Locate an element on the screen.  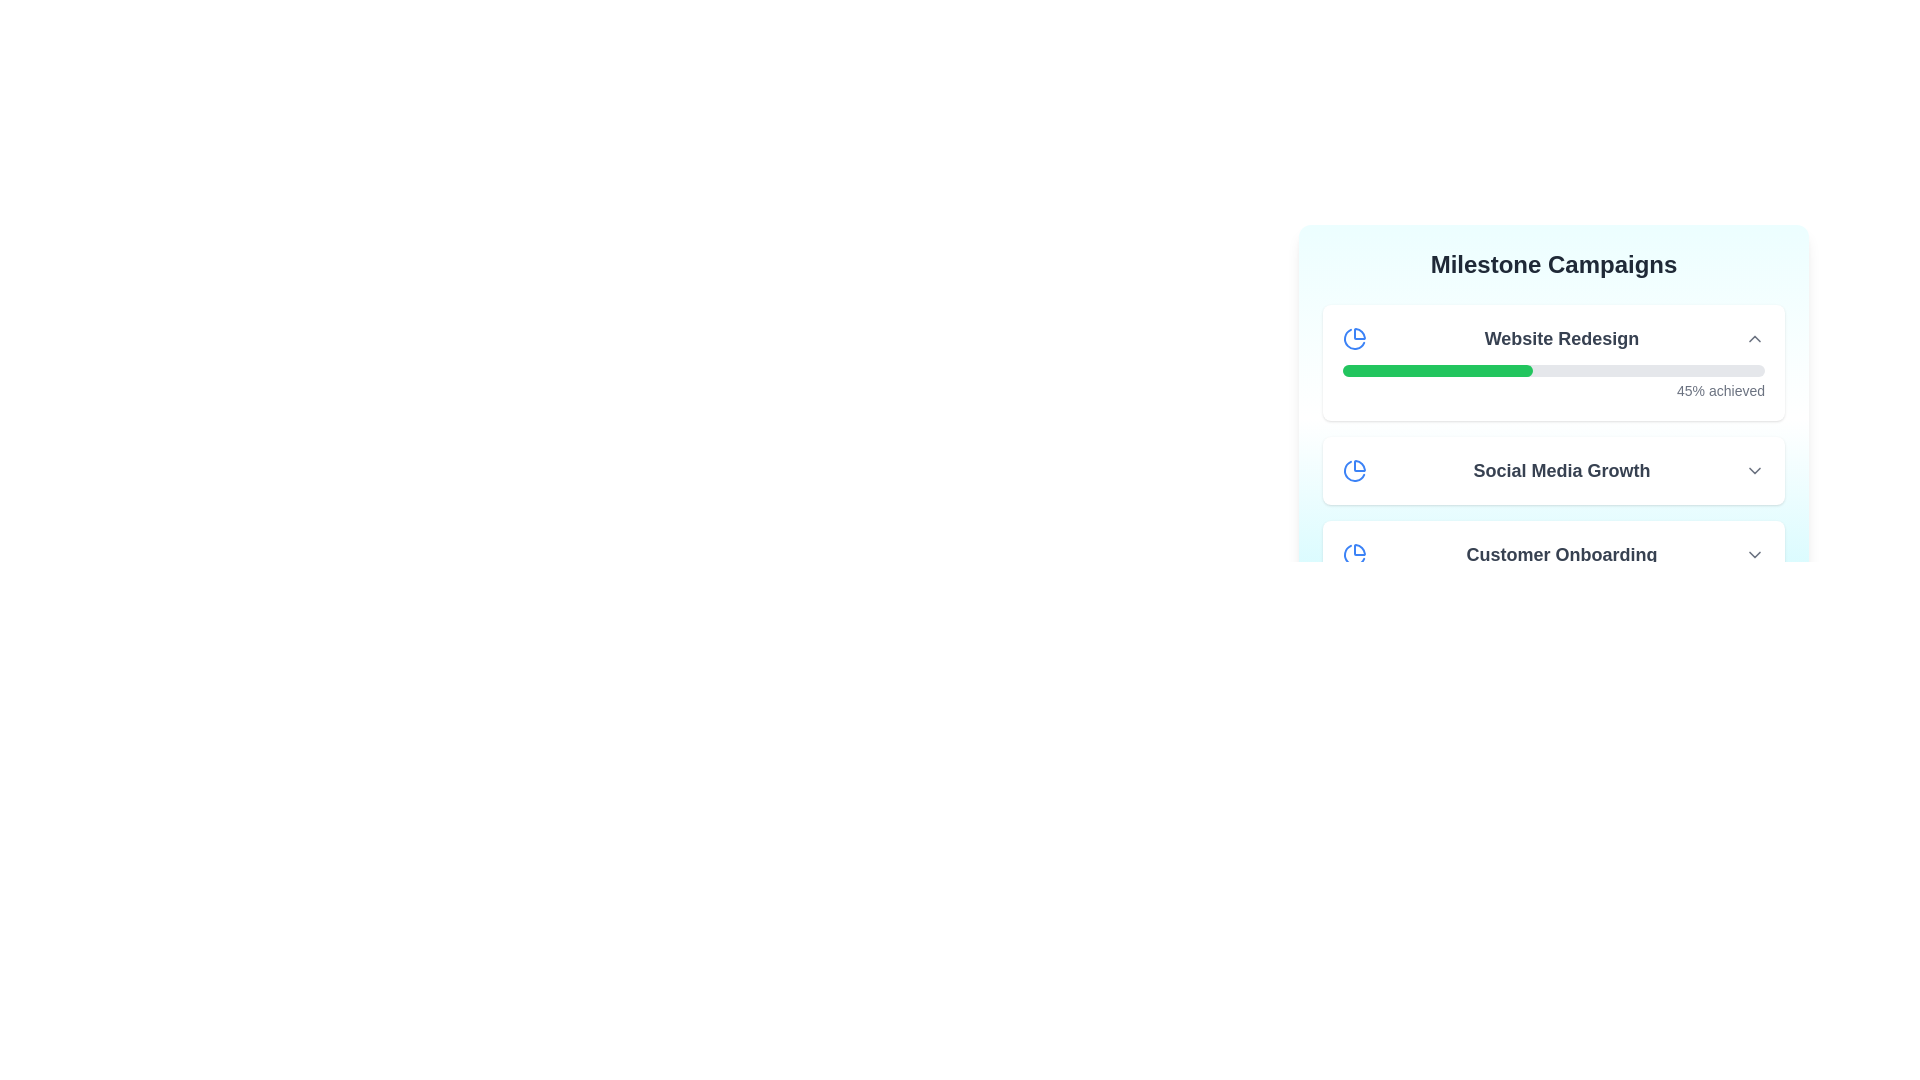
the icon button located to the right of the progress bar in the 'Website Redesign' section to facilitate interaction for collapsing or contracting its detailed view is located at coordinates (1754, 338).